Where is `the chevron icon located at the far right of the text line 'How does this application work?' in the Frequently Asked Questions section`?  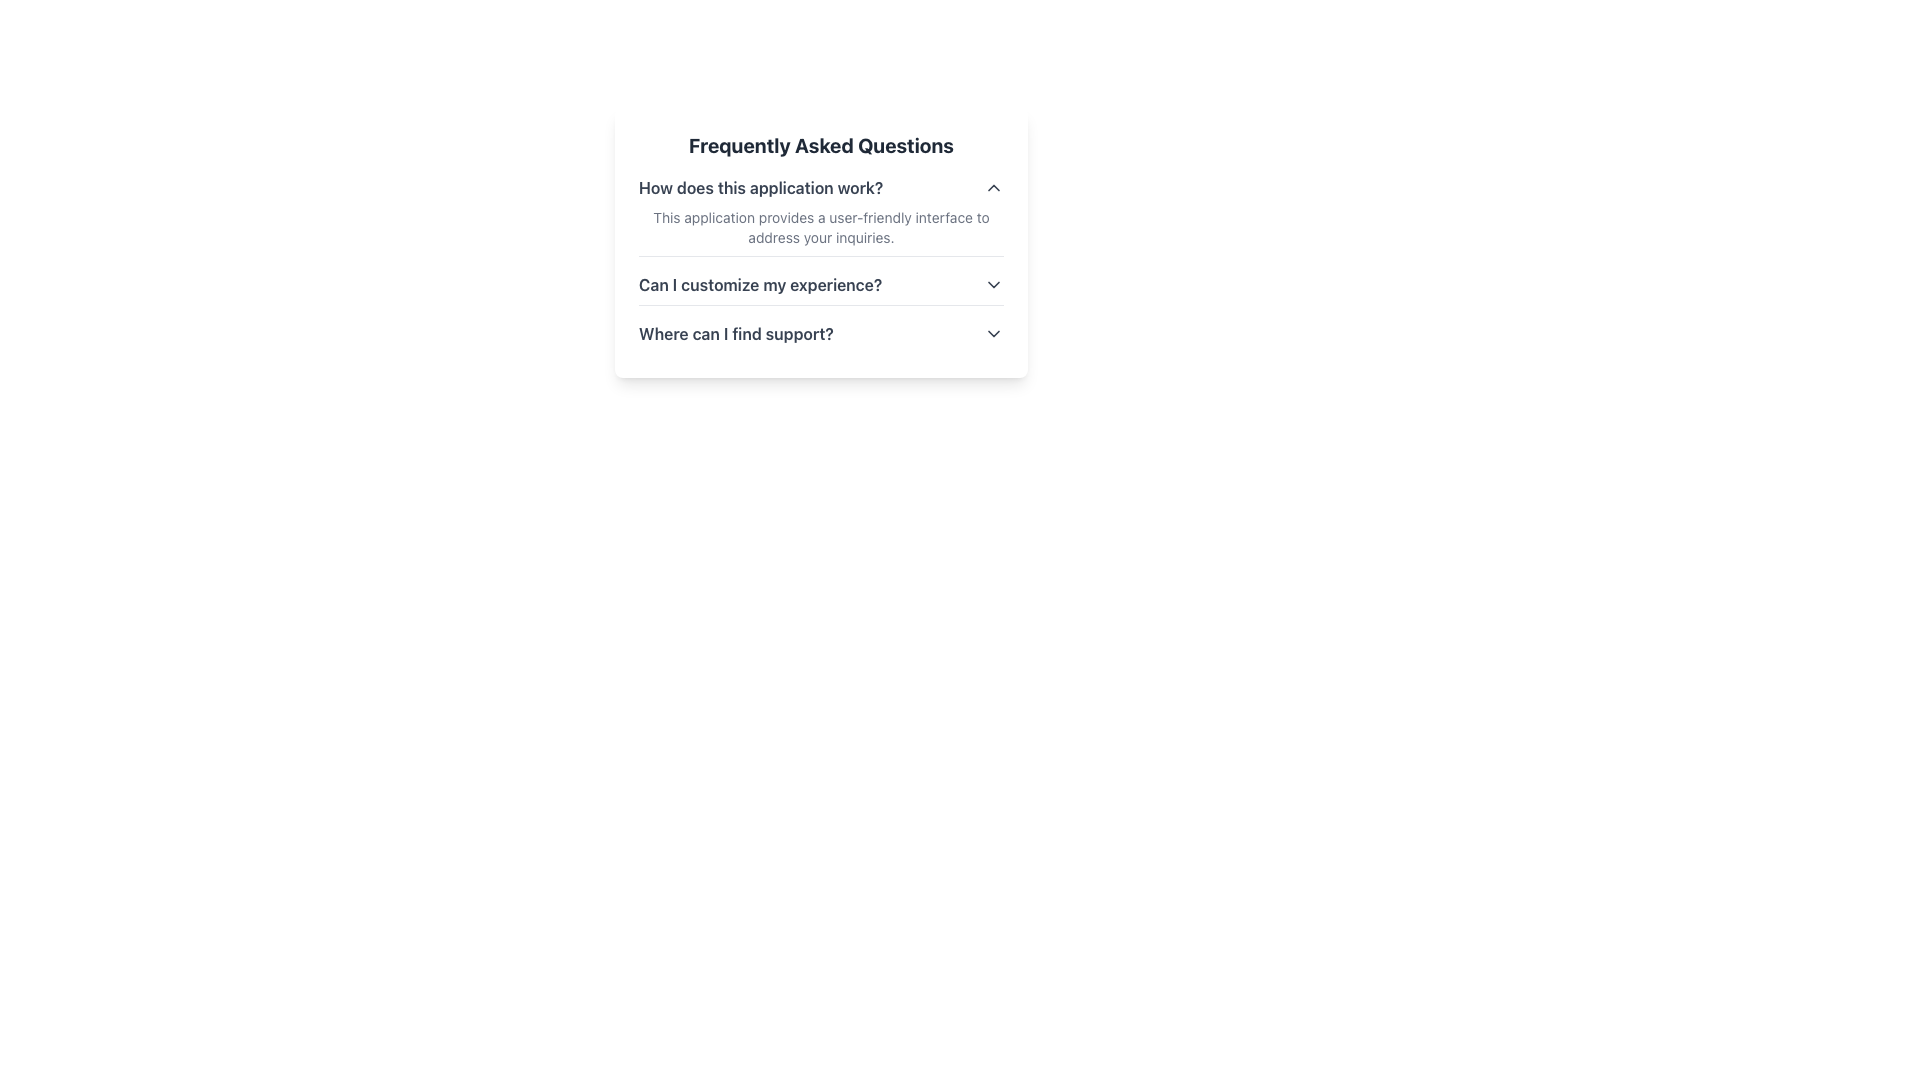
the chevron icon located at the far right of the text line 'How does this application work?' in the Frequently Asked Questions section is located at coordinates (993, 188).